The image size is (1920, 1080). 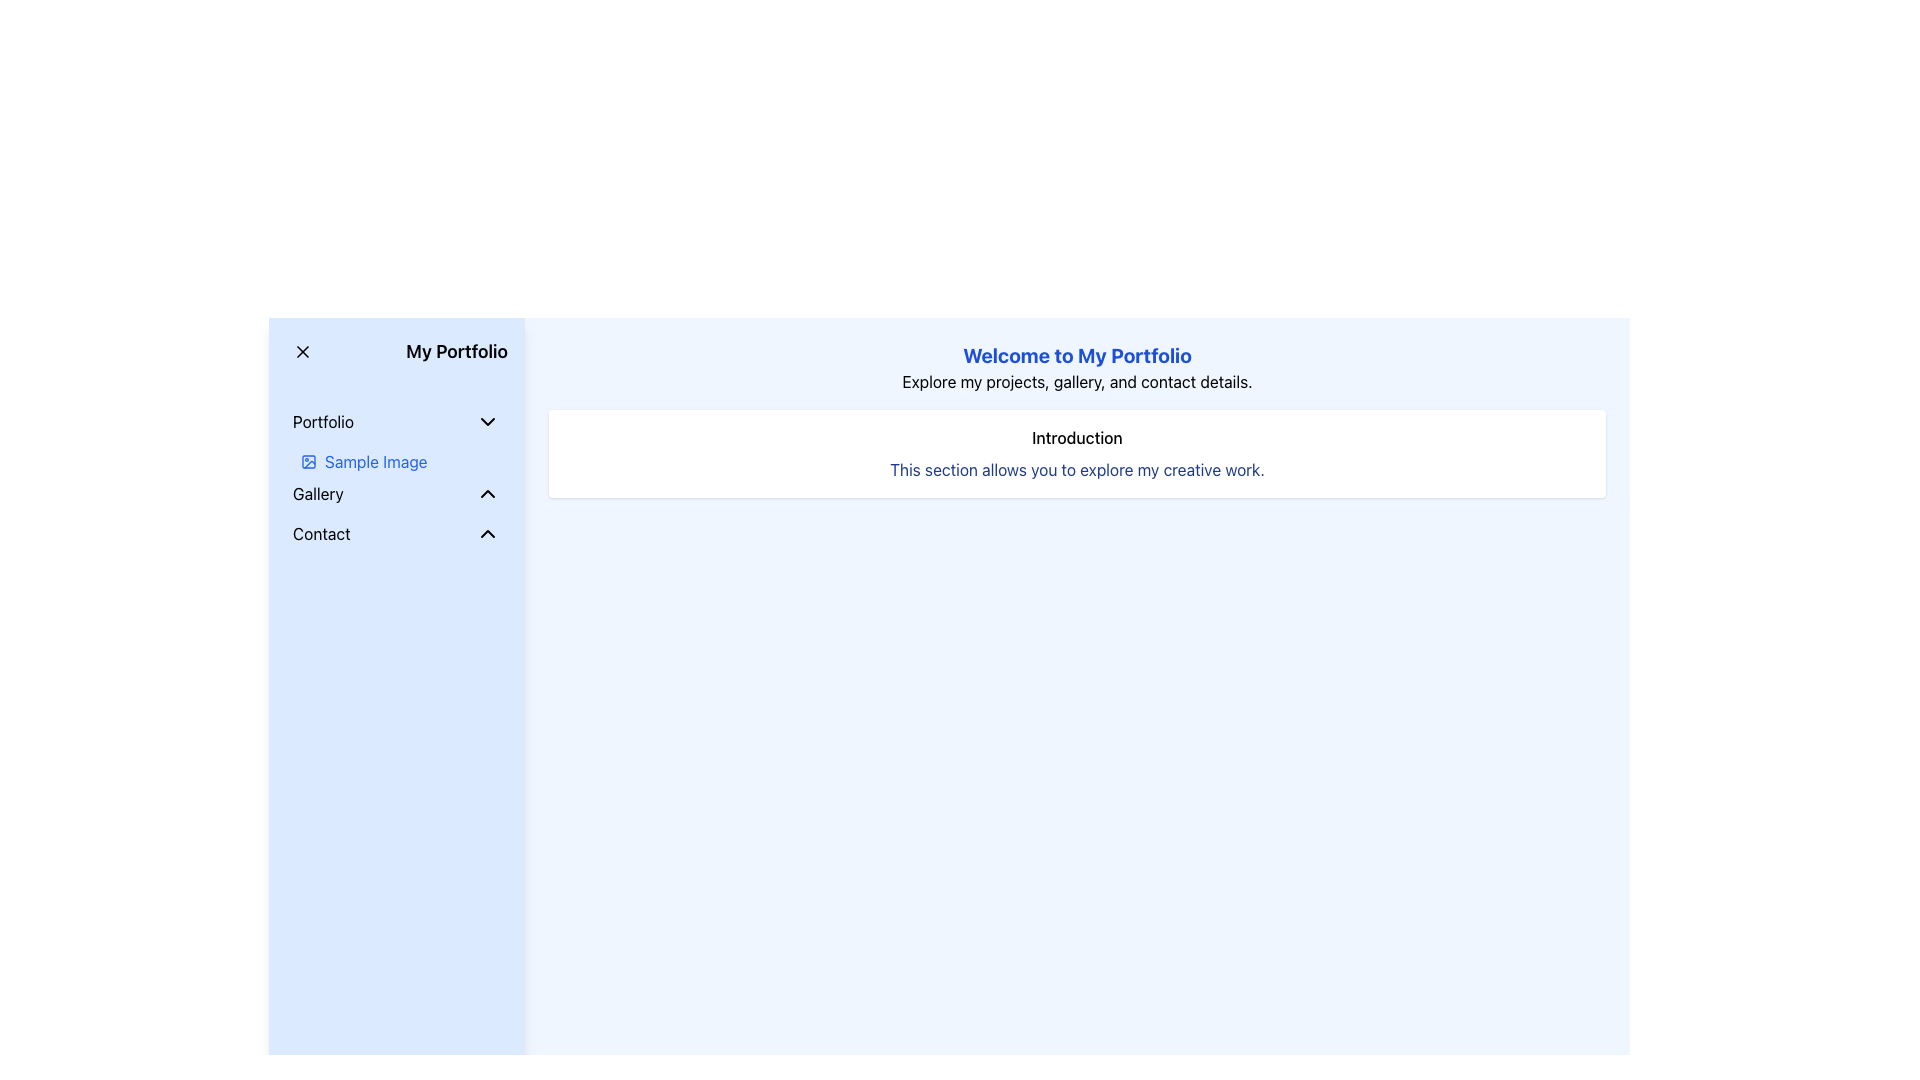 I want to click on the 'Portfolio' dropdown button located in the left sidebar menu, which is highlighted when hovered over, so click(x=396, y=420).